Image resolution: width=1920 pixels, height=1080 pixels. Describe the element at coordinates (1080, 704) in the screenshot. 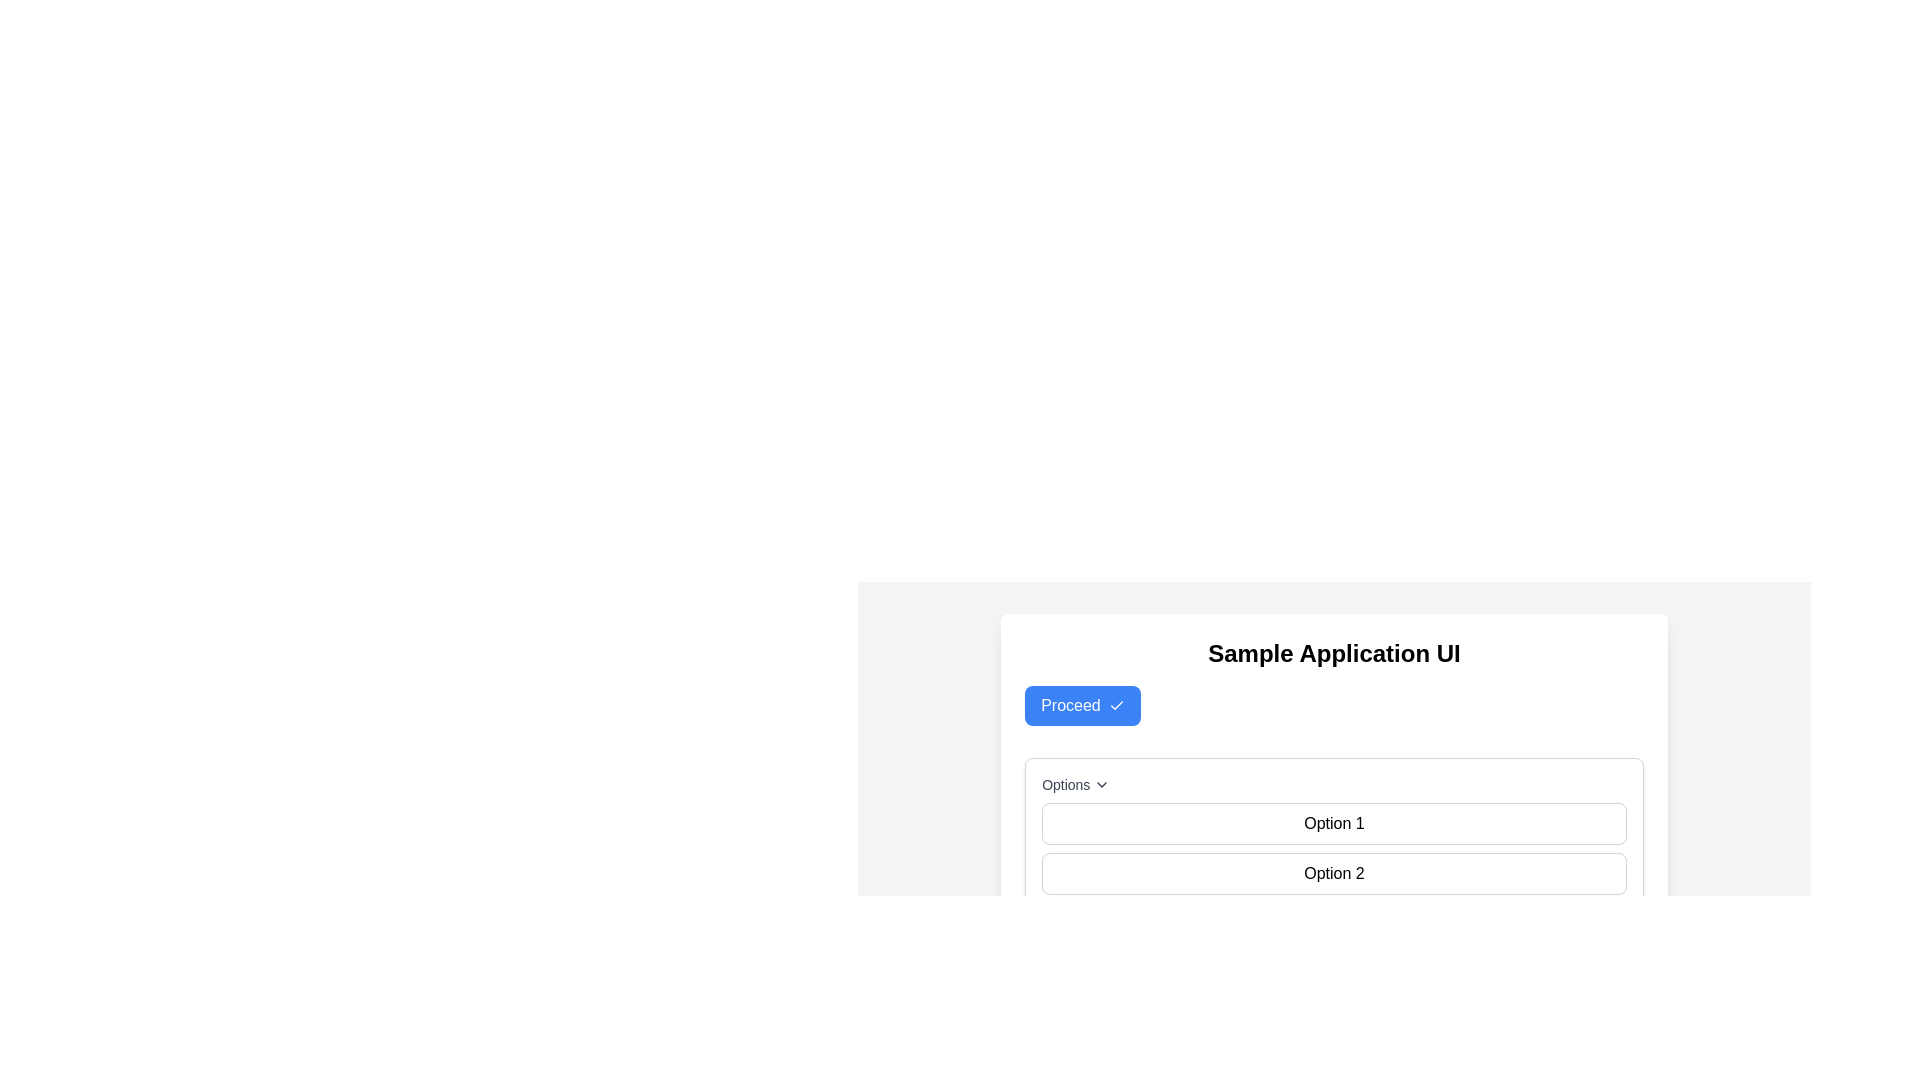

I see `the blue button labeled 'Proceed' with a checkmark icon on its right side, located within the 'Sample Application UI' card` at that location.